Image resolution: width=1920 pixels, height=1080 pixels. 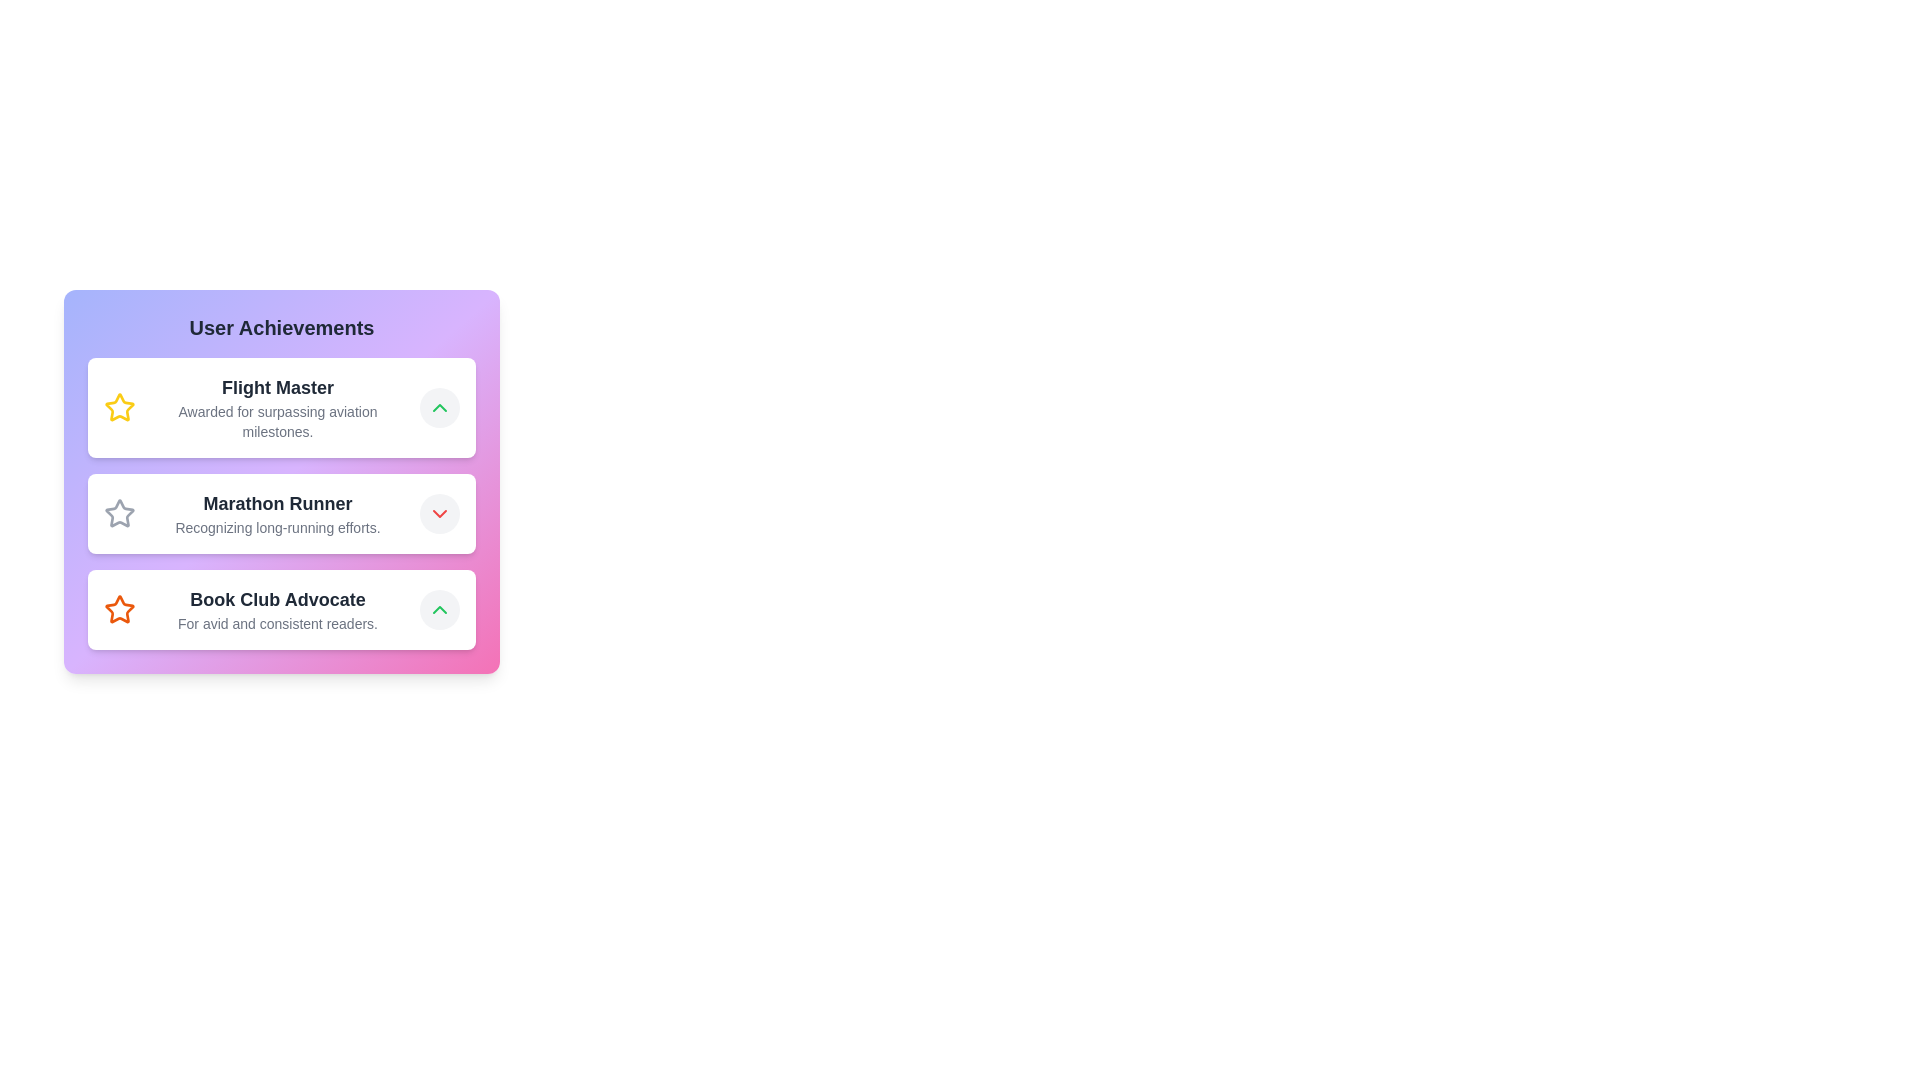 I want to click on the 'Marathon Runner' achievement title located in the second list item of the 'User Achievements' panel, so click(x=277, y=503).